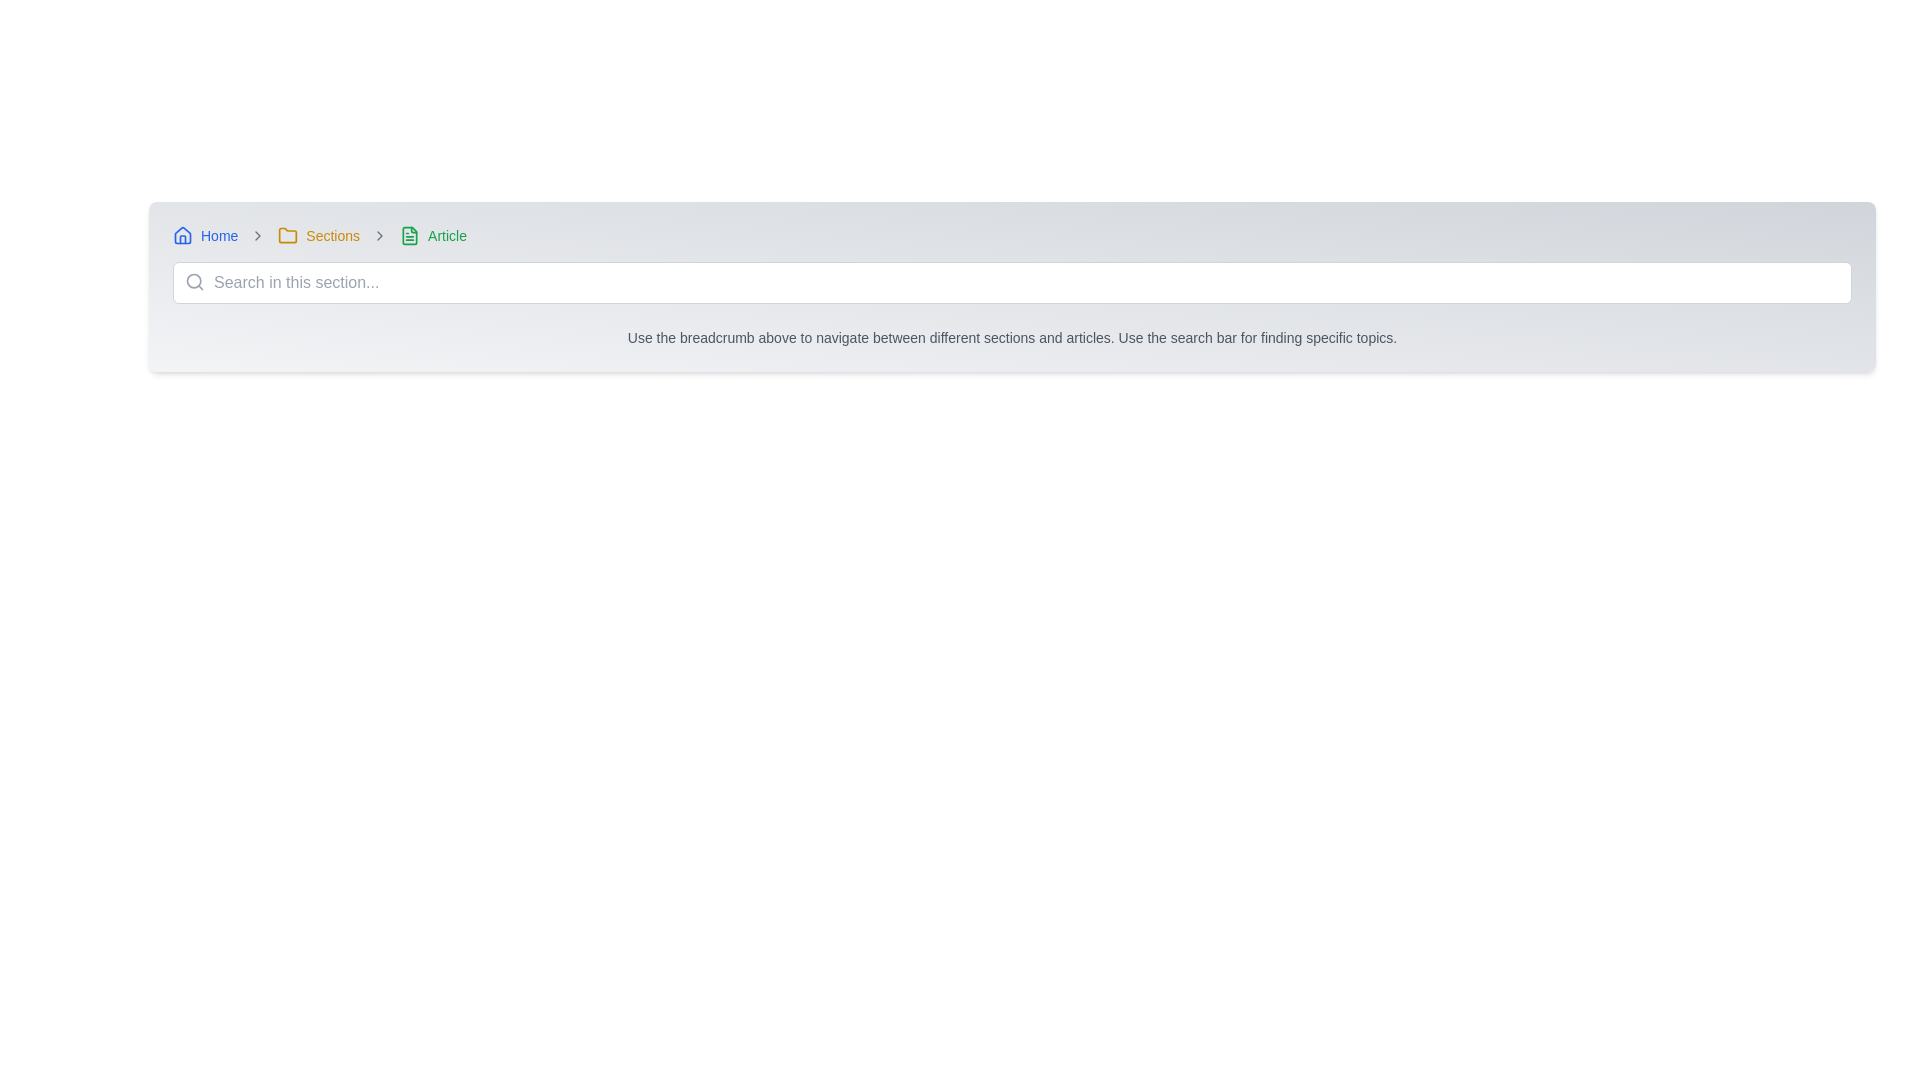  Describe the element at coordinates (219, 234) in the screenshot. I see `the 'Home' hyperlink in the breadcrumb navigation bar` at that location.